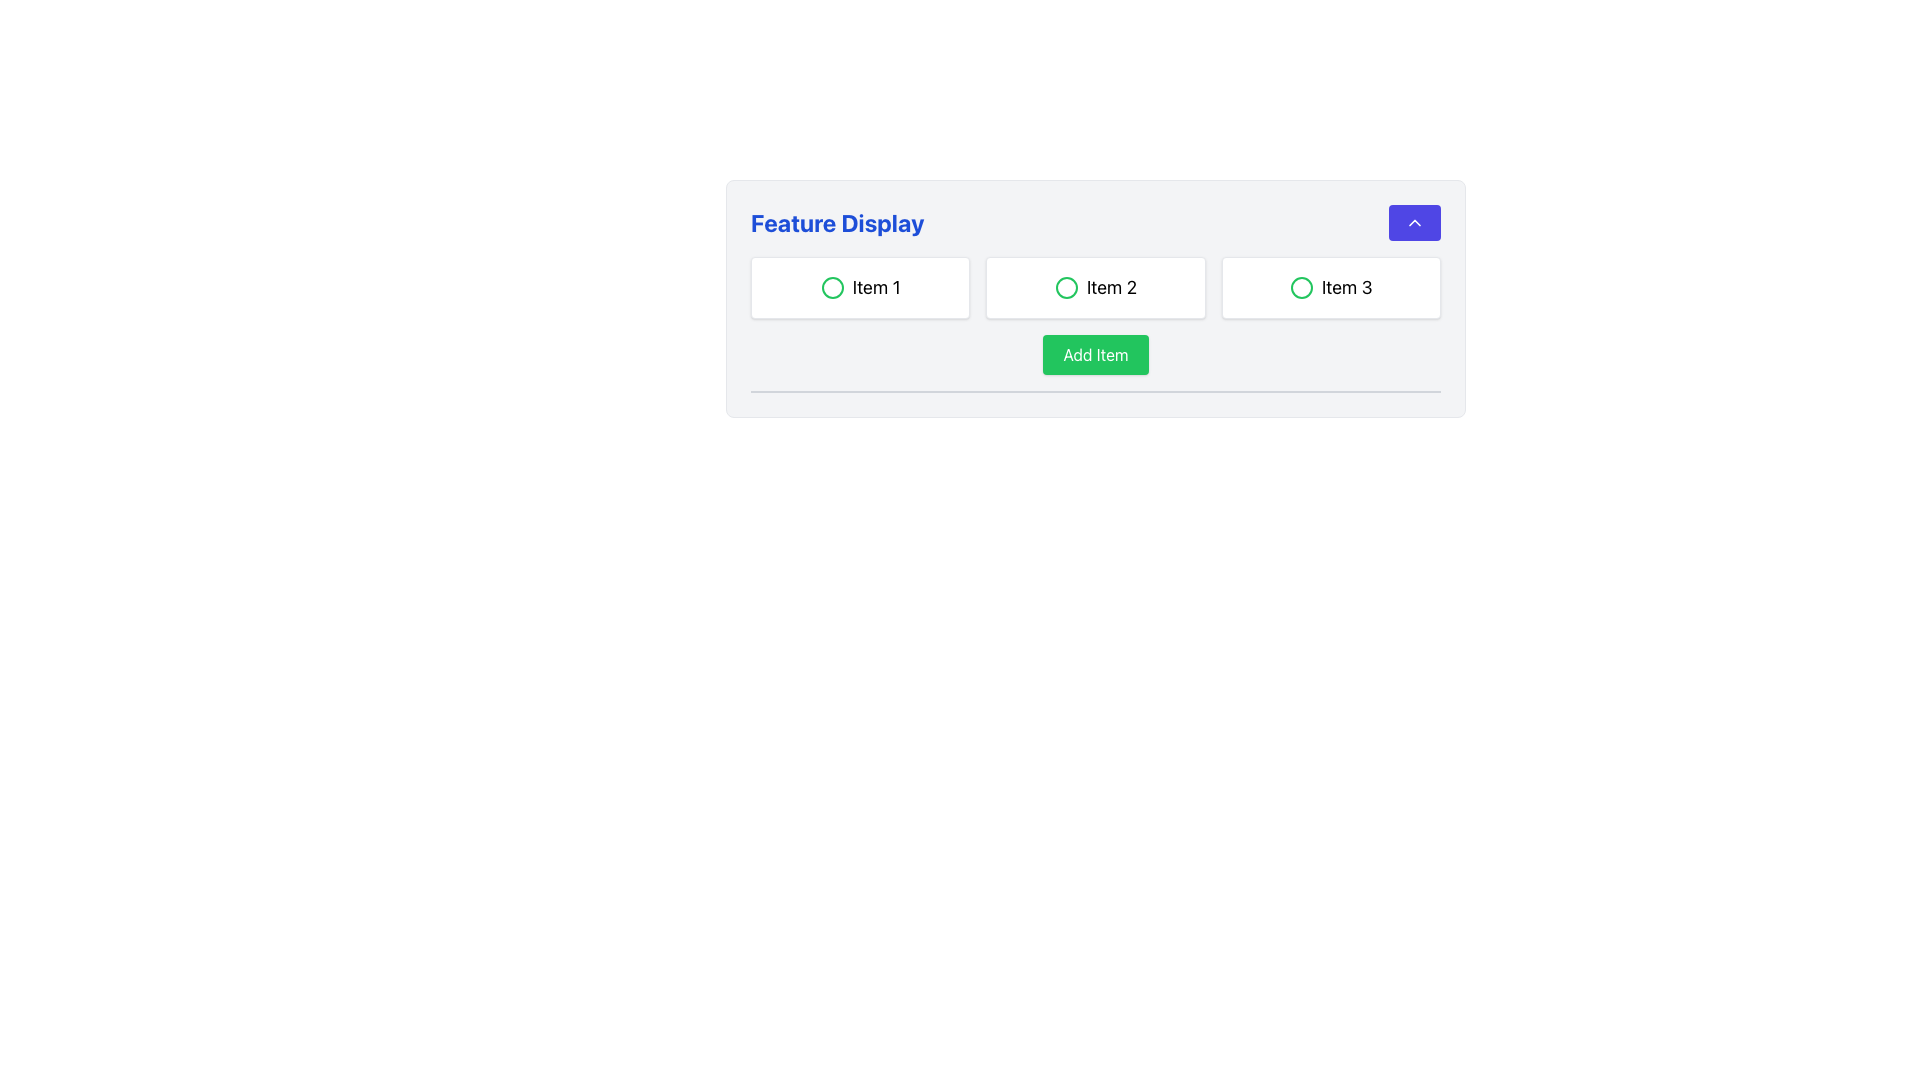 This screenshot has height=1080, width=1920. I want to click on the selectable item labeled 'Item 1', which is the first item in a horizontal grid layout, so click(860, 288).